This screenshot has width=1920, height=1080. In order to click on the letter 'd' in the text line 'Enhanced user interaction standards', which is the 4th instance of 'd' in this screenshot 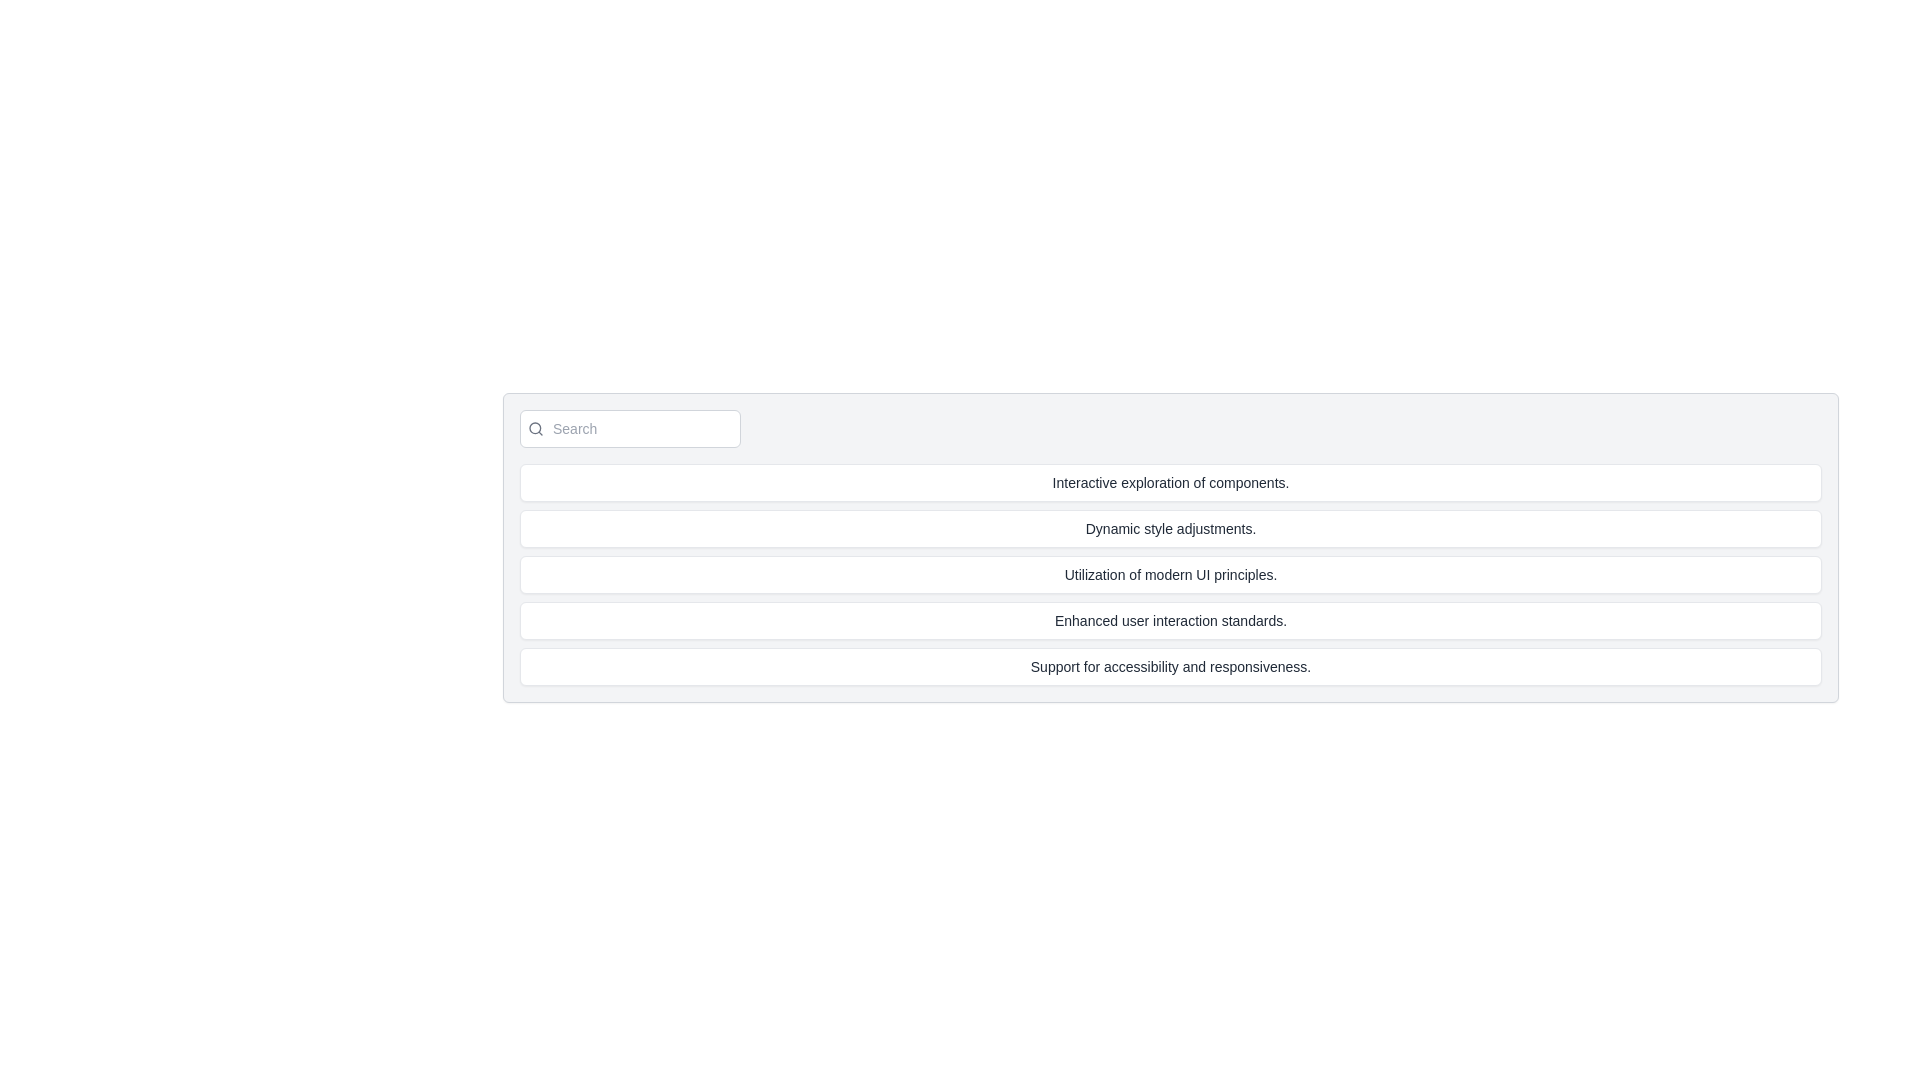, I will do `click(1271, 620)`.